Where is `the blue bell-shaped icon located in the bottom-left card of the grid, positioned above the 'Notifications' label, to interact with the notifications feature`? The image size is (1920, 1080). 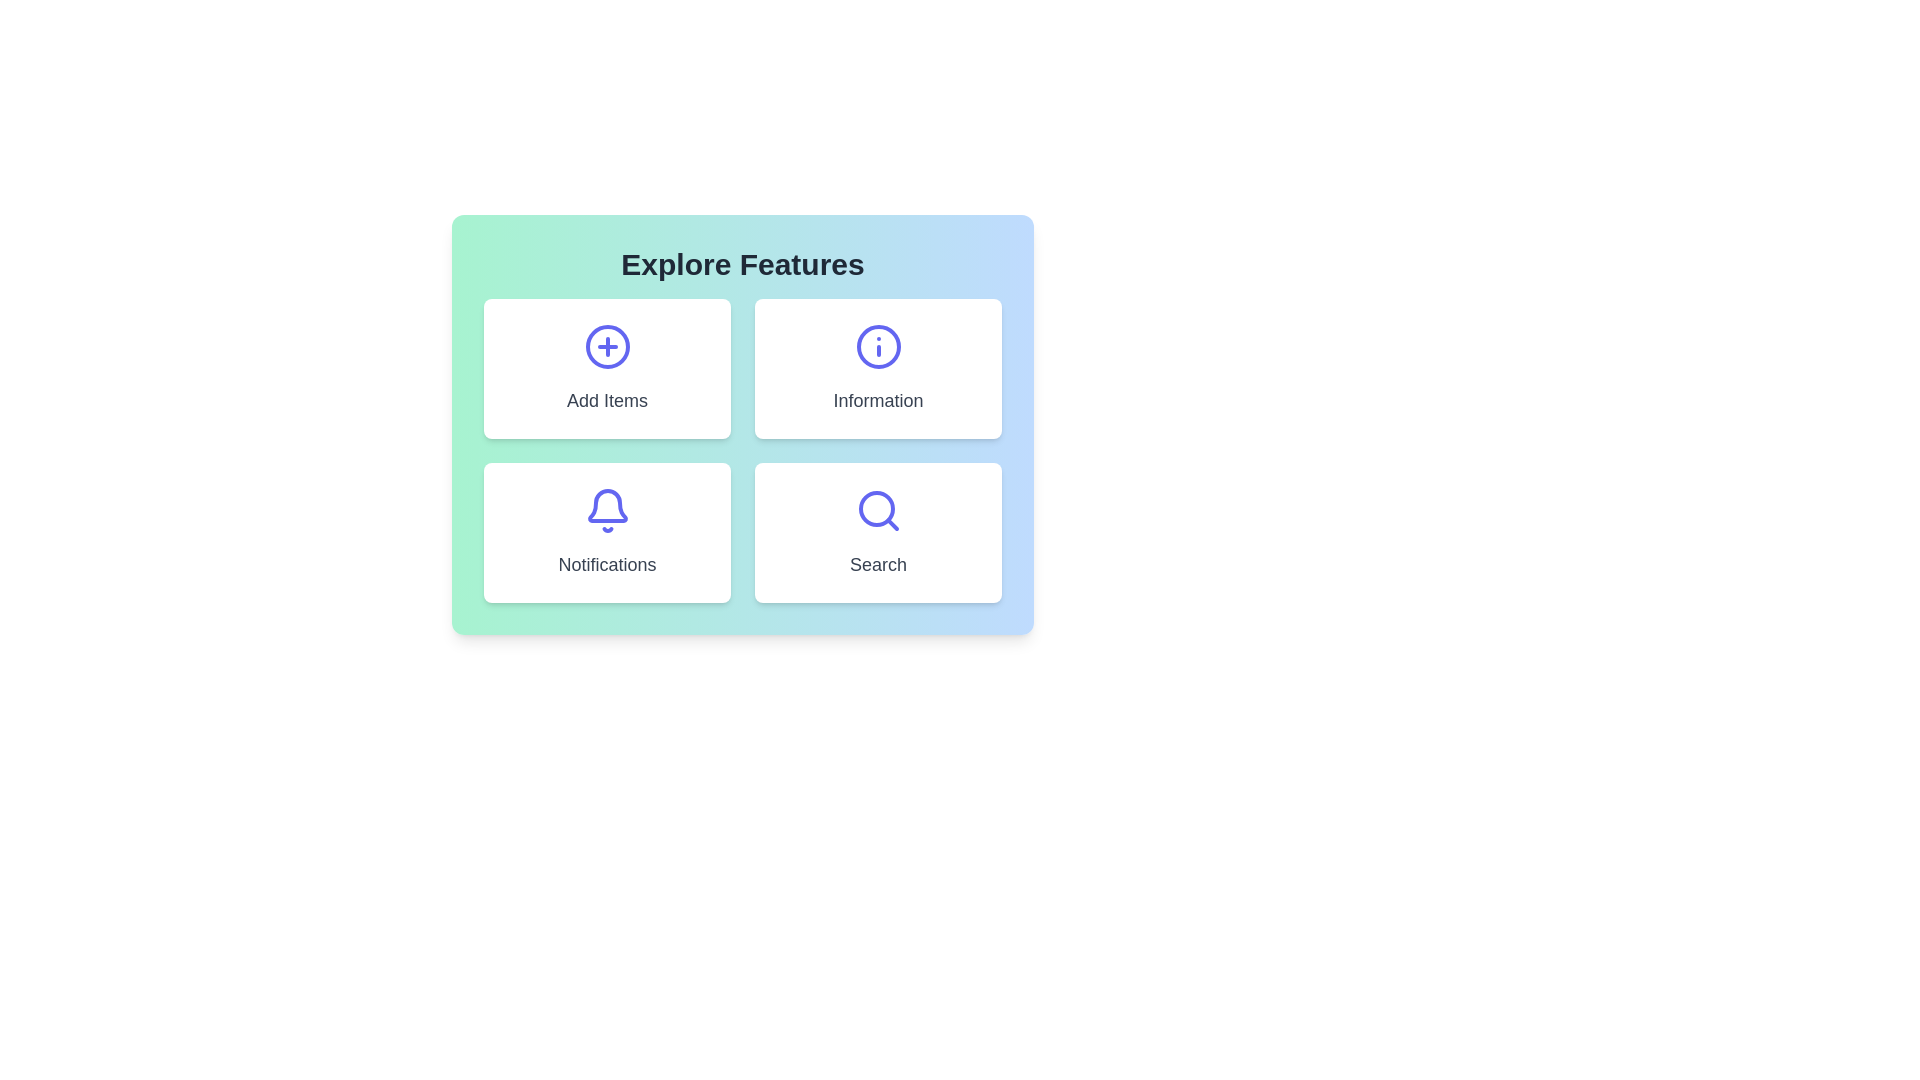
the blue bell-shaped icon located in the bottom-left card of the grid, positioned above the 'Notifications' label, to interact with the notifications feature is located at coordinates (606, 509).